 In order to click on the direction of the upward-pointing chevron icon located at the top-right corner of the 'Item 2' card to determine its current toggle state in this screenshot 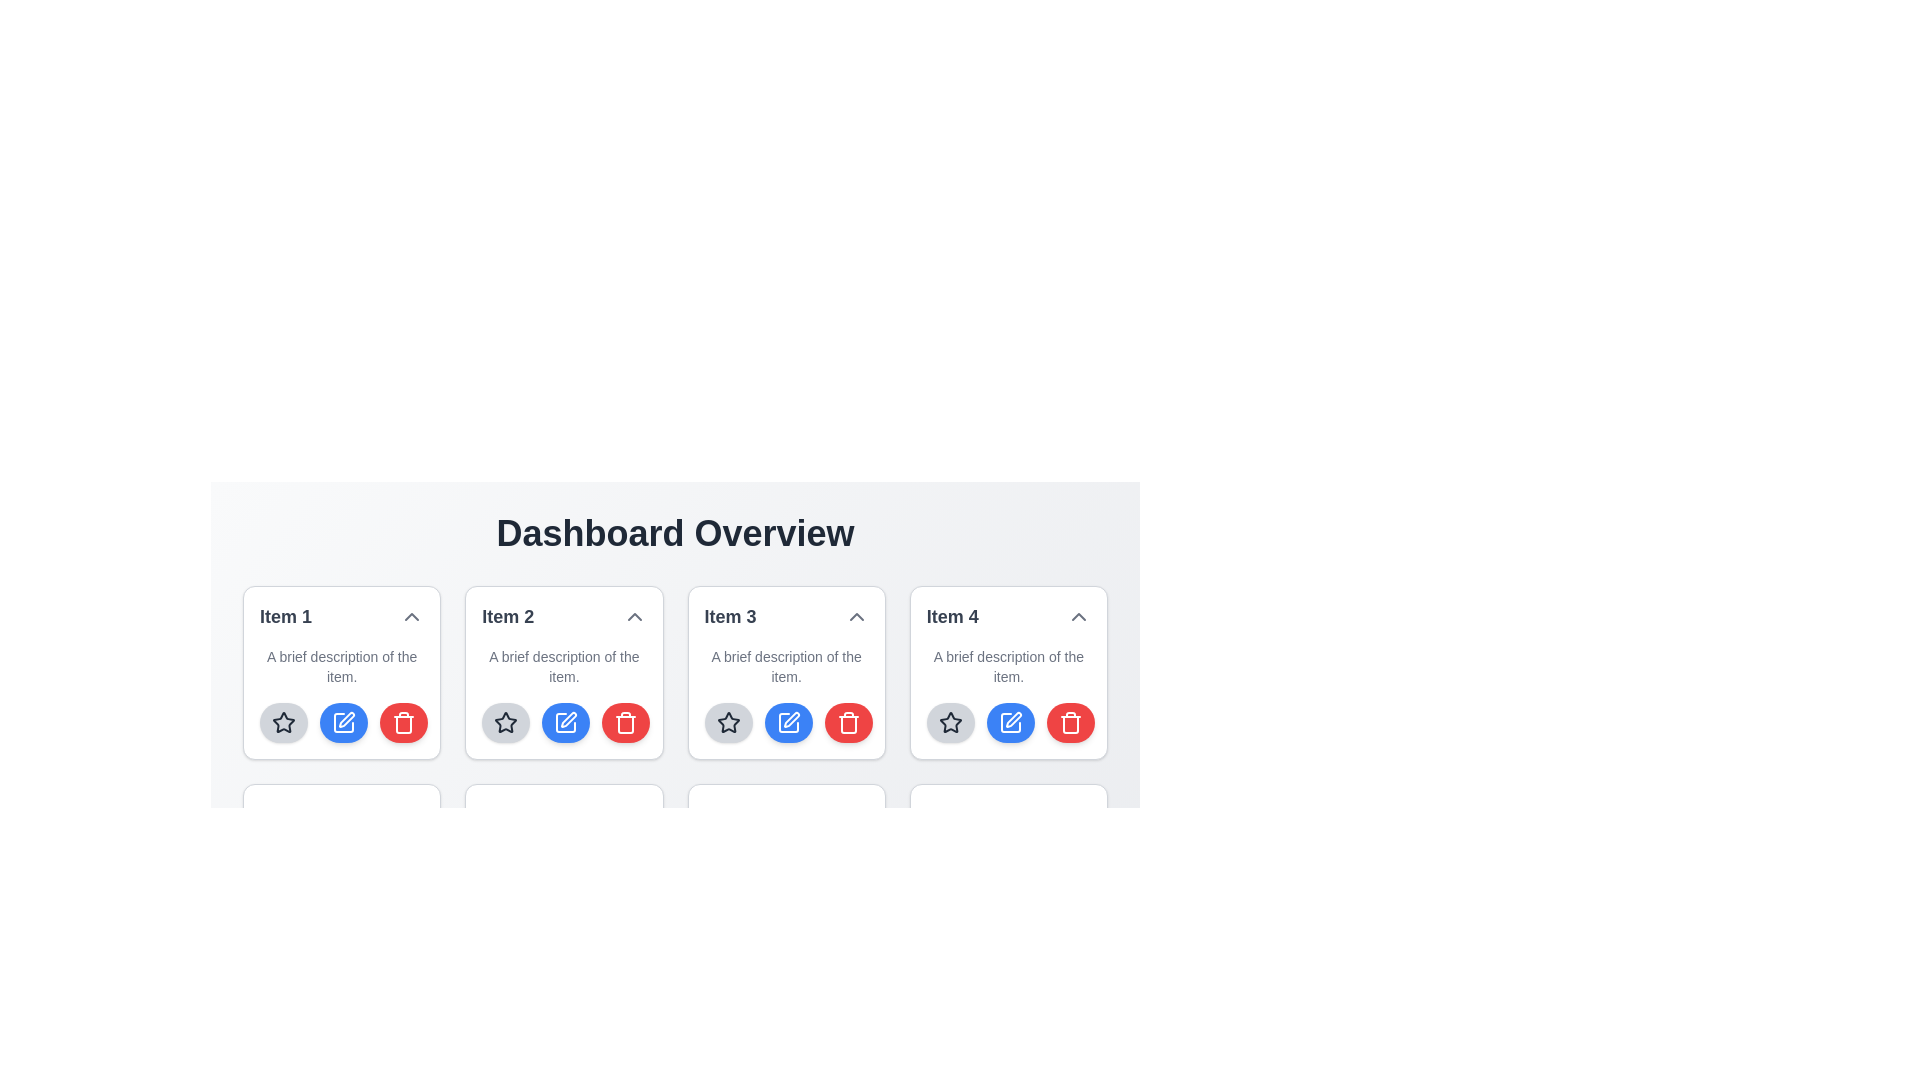, I will do `click(633, 616)`.